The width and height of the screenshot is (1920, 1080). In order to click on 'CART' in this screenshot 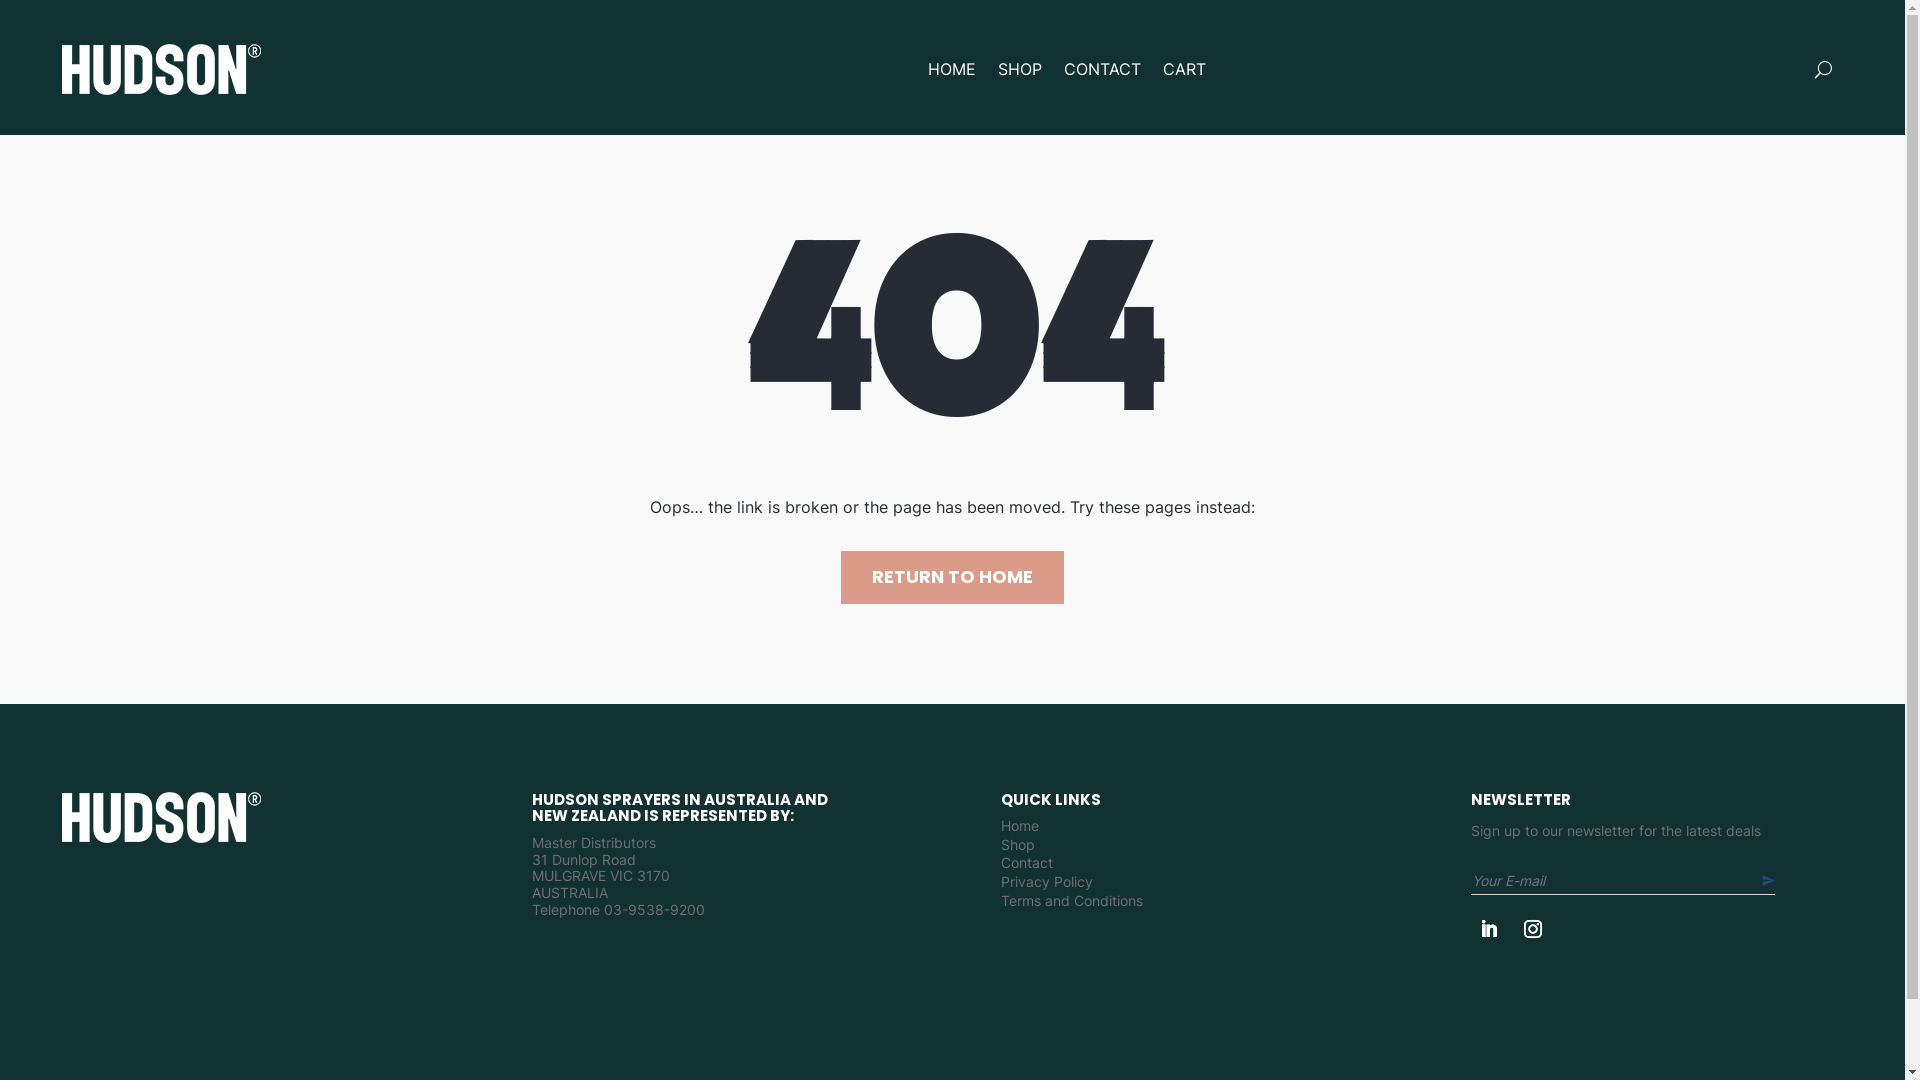, I will do `click(1184, 68)`.